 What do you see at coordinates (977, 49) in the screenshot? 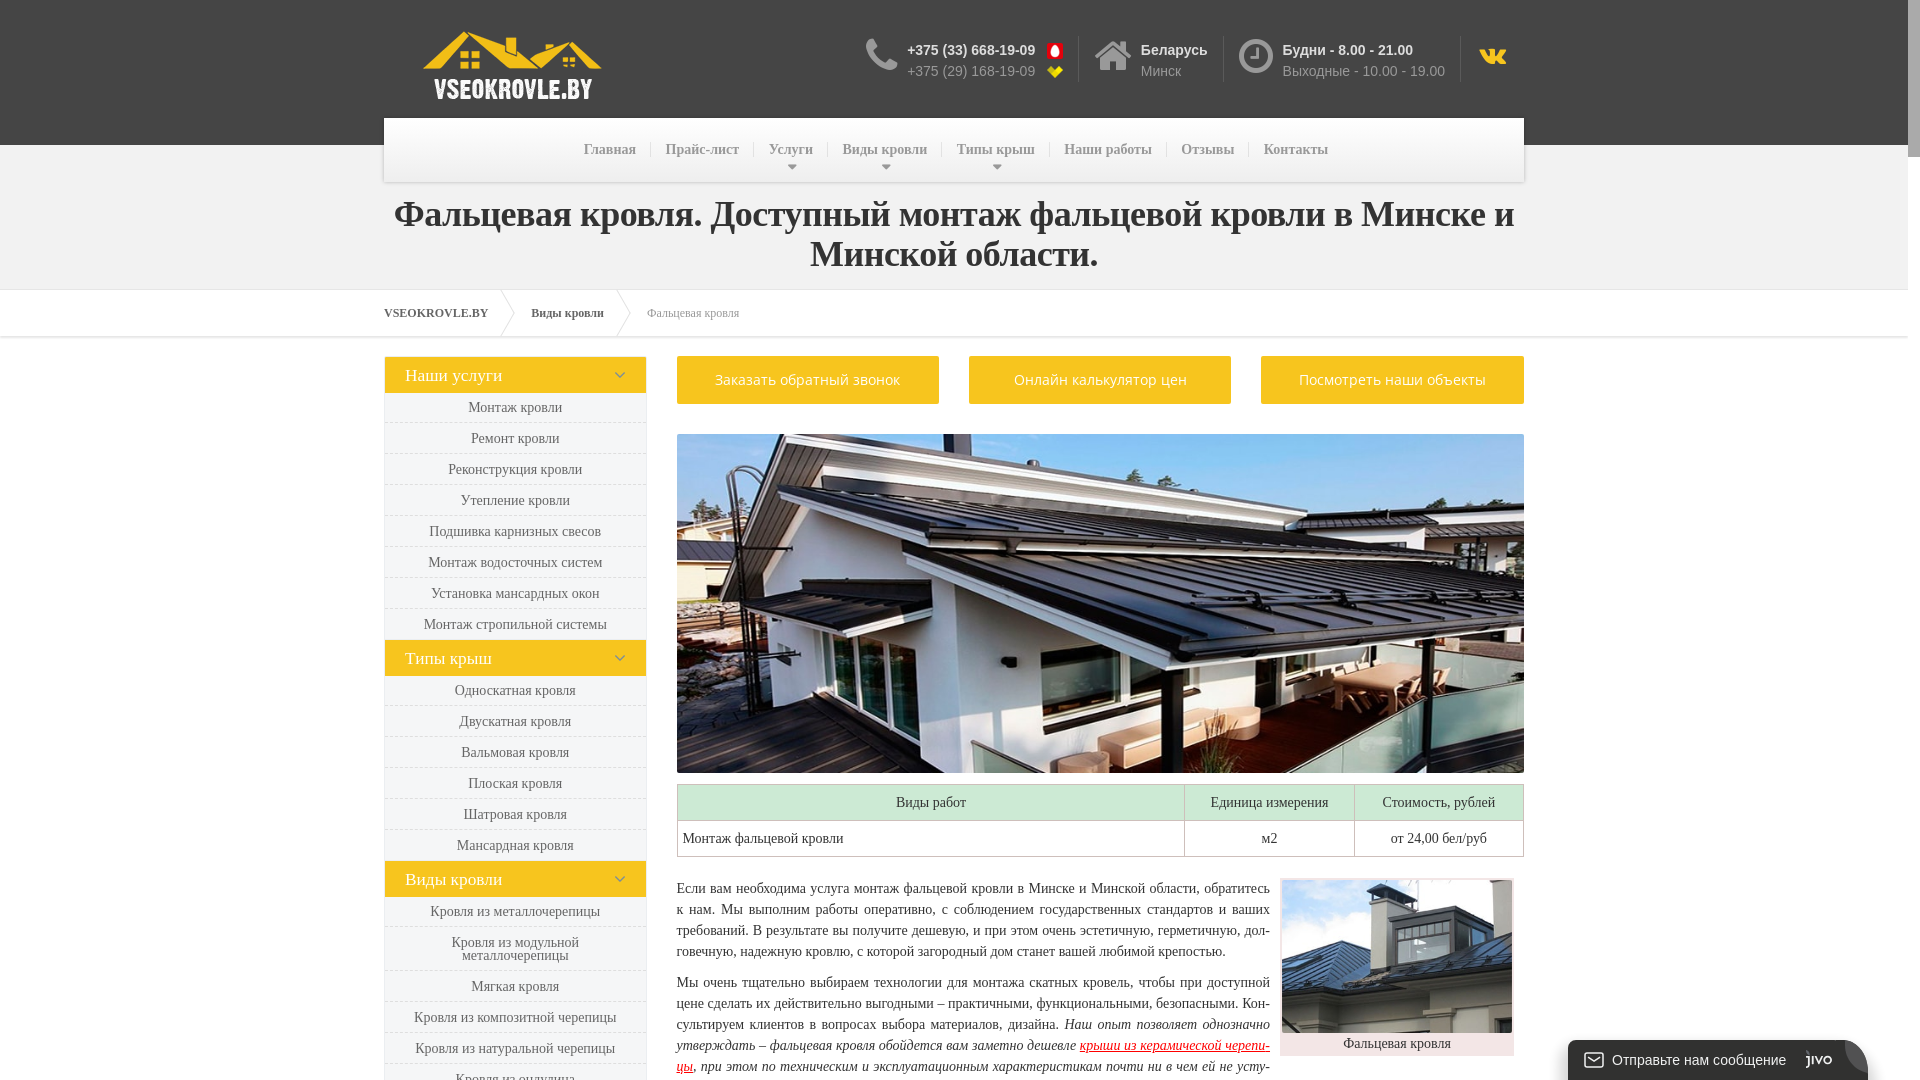
I see `'+375 (33) 668-19-09  '` at bounding box center [977, 49].